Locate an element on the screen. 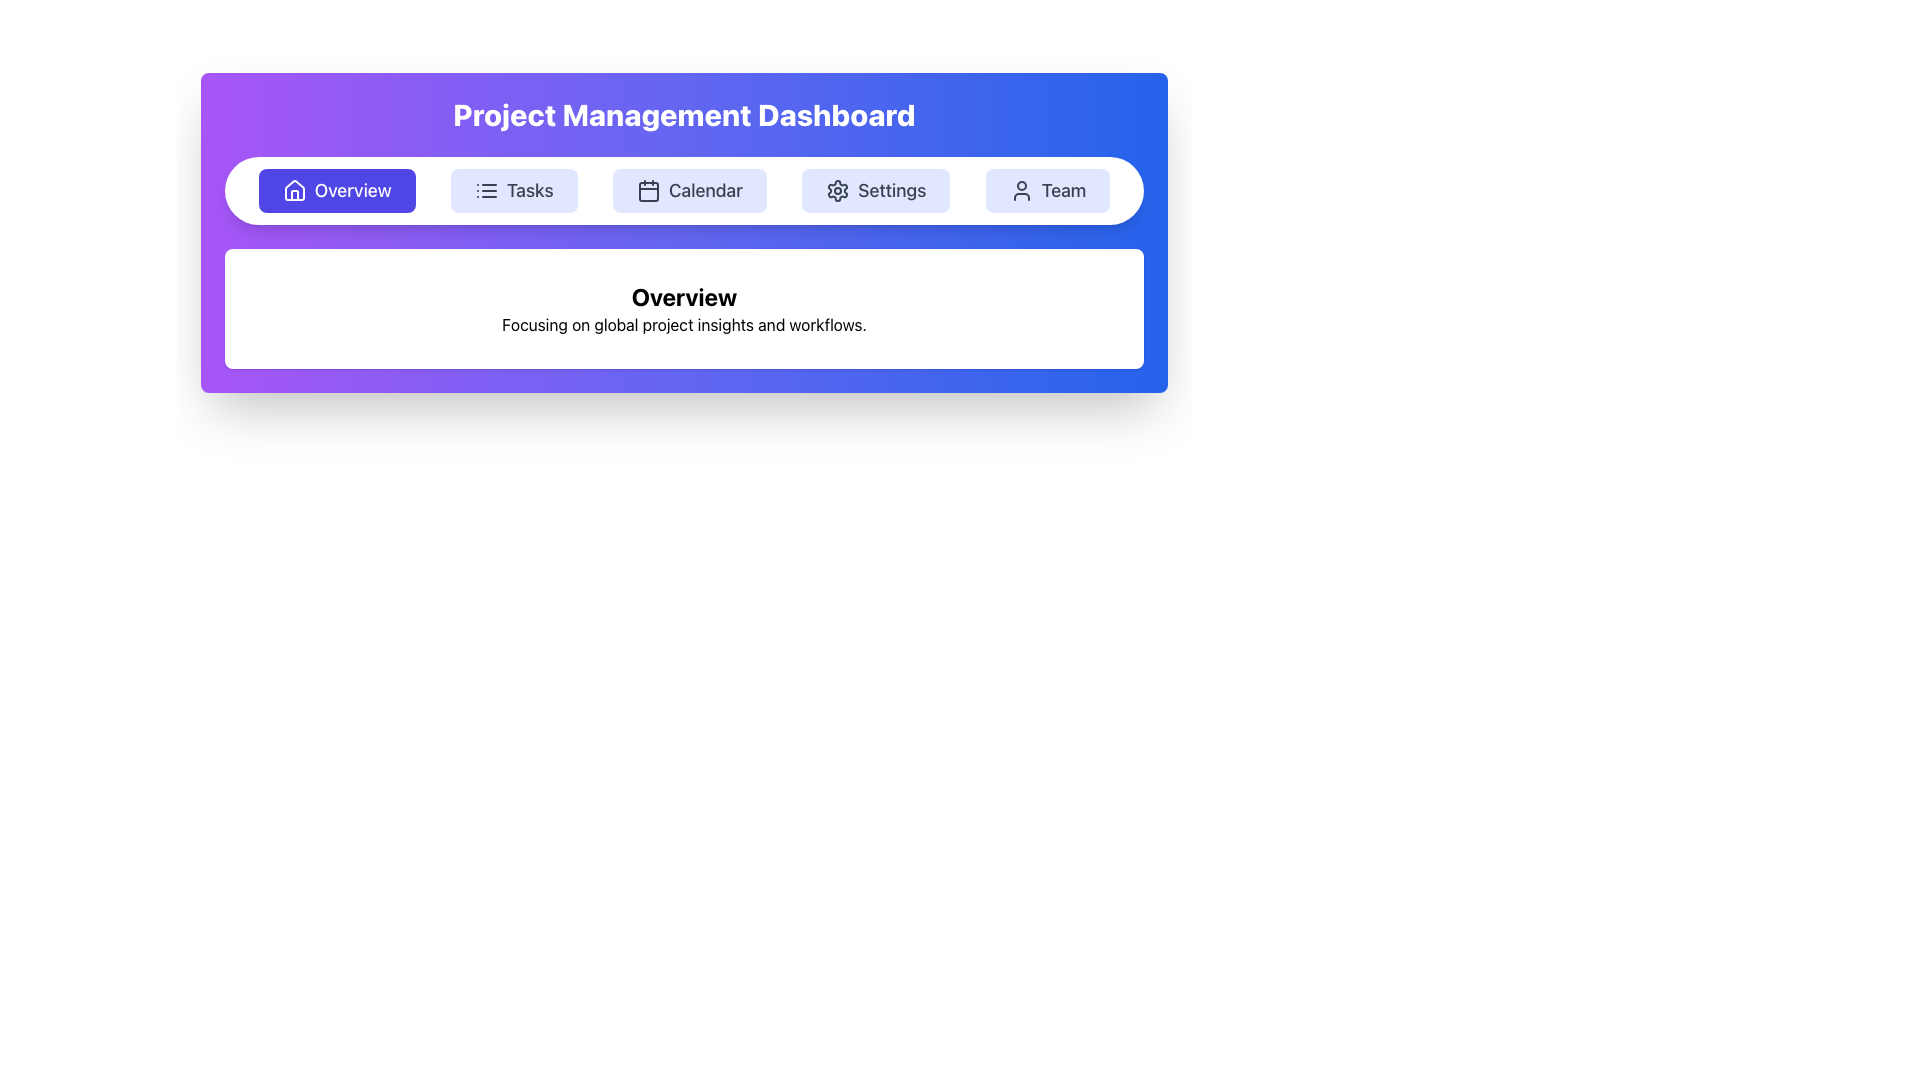  the cogwheel-shaped icon button in the navigation menu is located at coordinates (838, 191).